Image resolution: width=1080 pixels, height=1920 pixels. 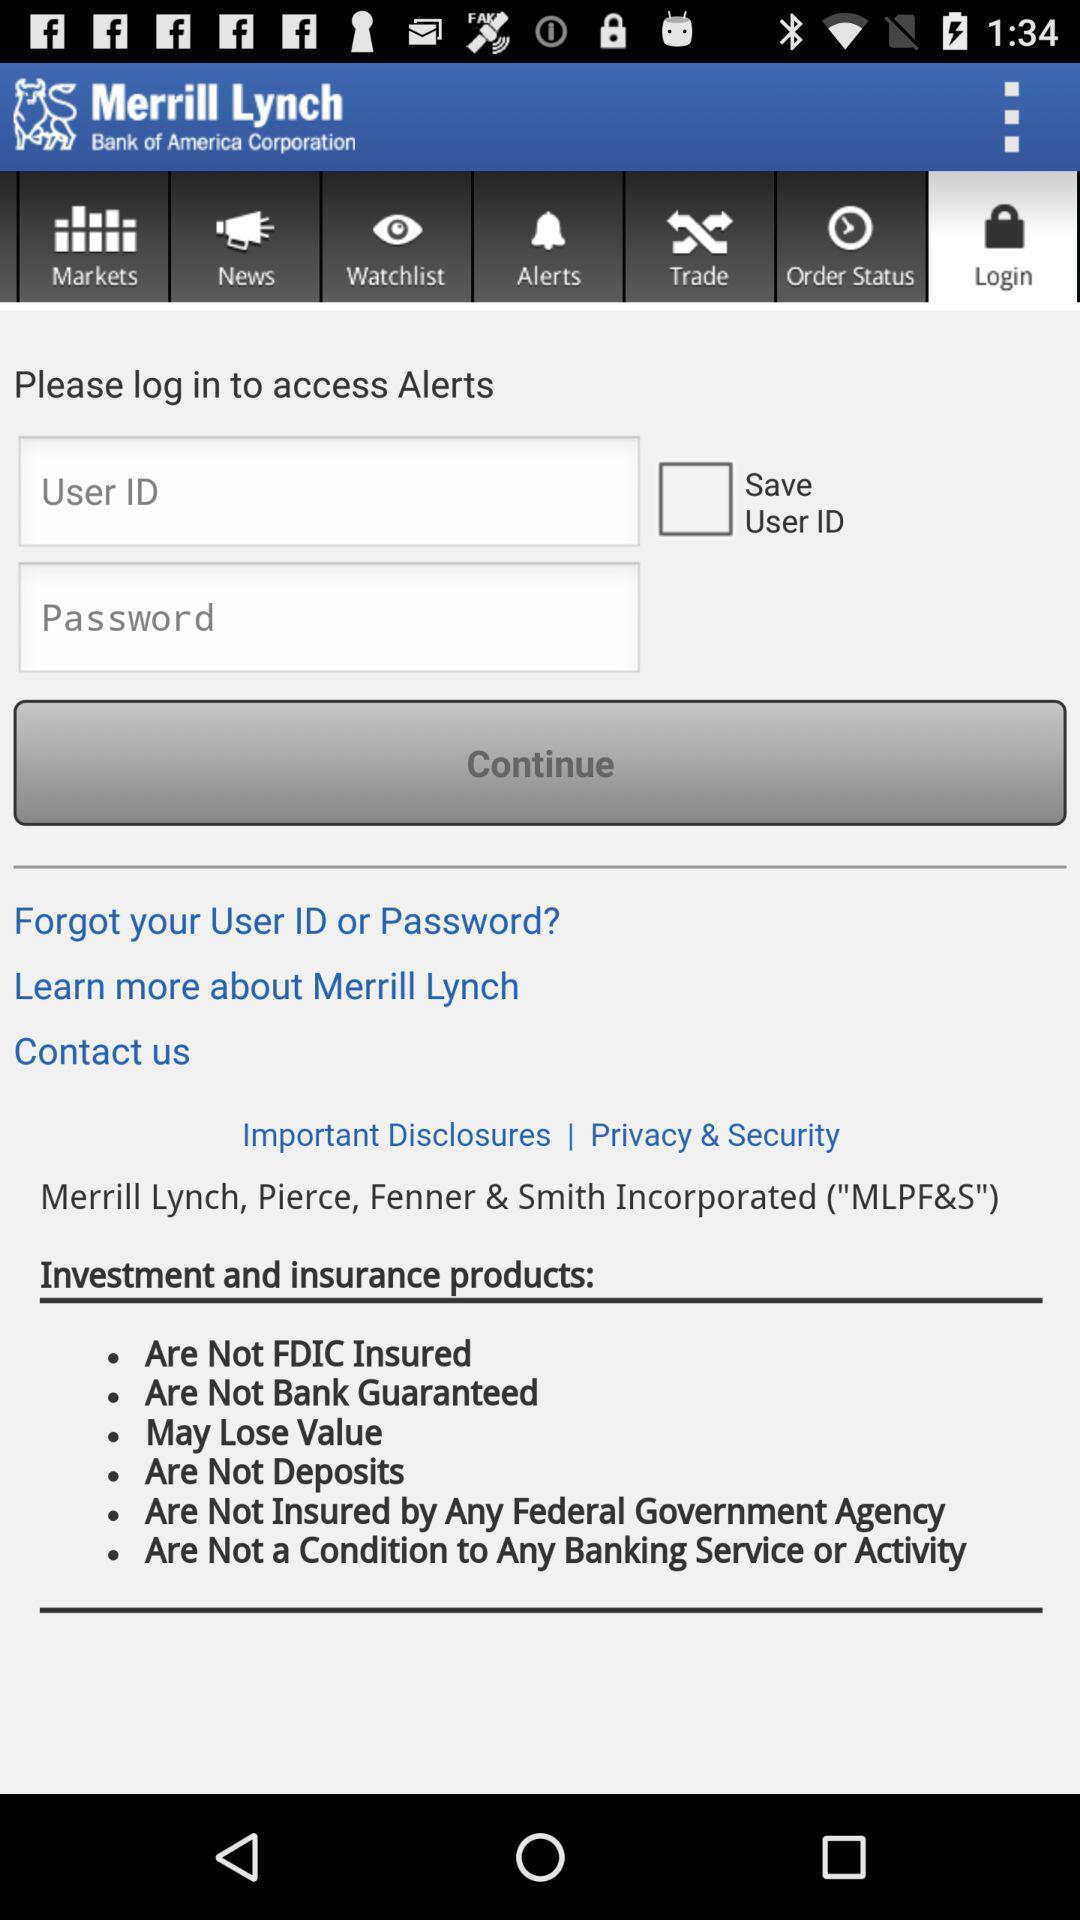 I want to click on user id, so click(x=693, y=497).